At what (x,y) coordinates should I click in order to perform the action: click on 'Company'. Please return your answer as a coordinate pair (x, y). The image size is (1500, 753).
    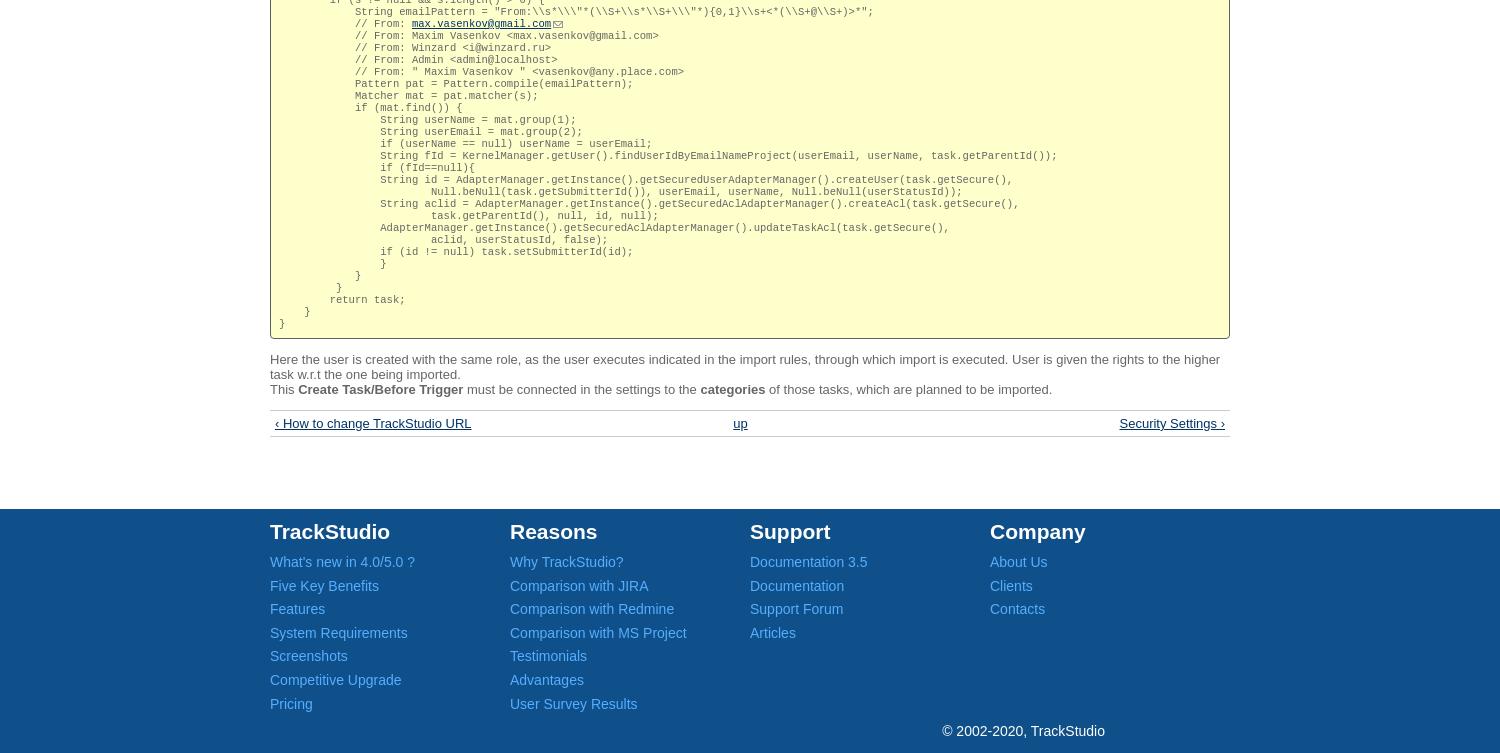
    Looking at the image, I should click on (1037, 530).